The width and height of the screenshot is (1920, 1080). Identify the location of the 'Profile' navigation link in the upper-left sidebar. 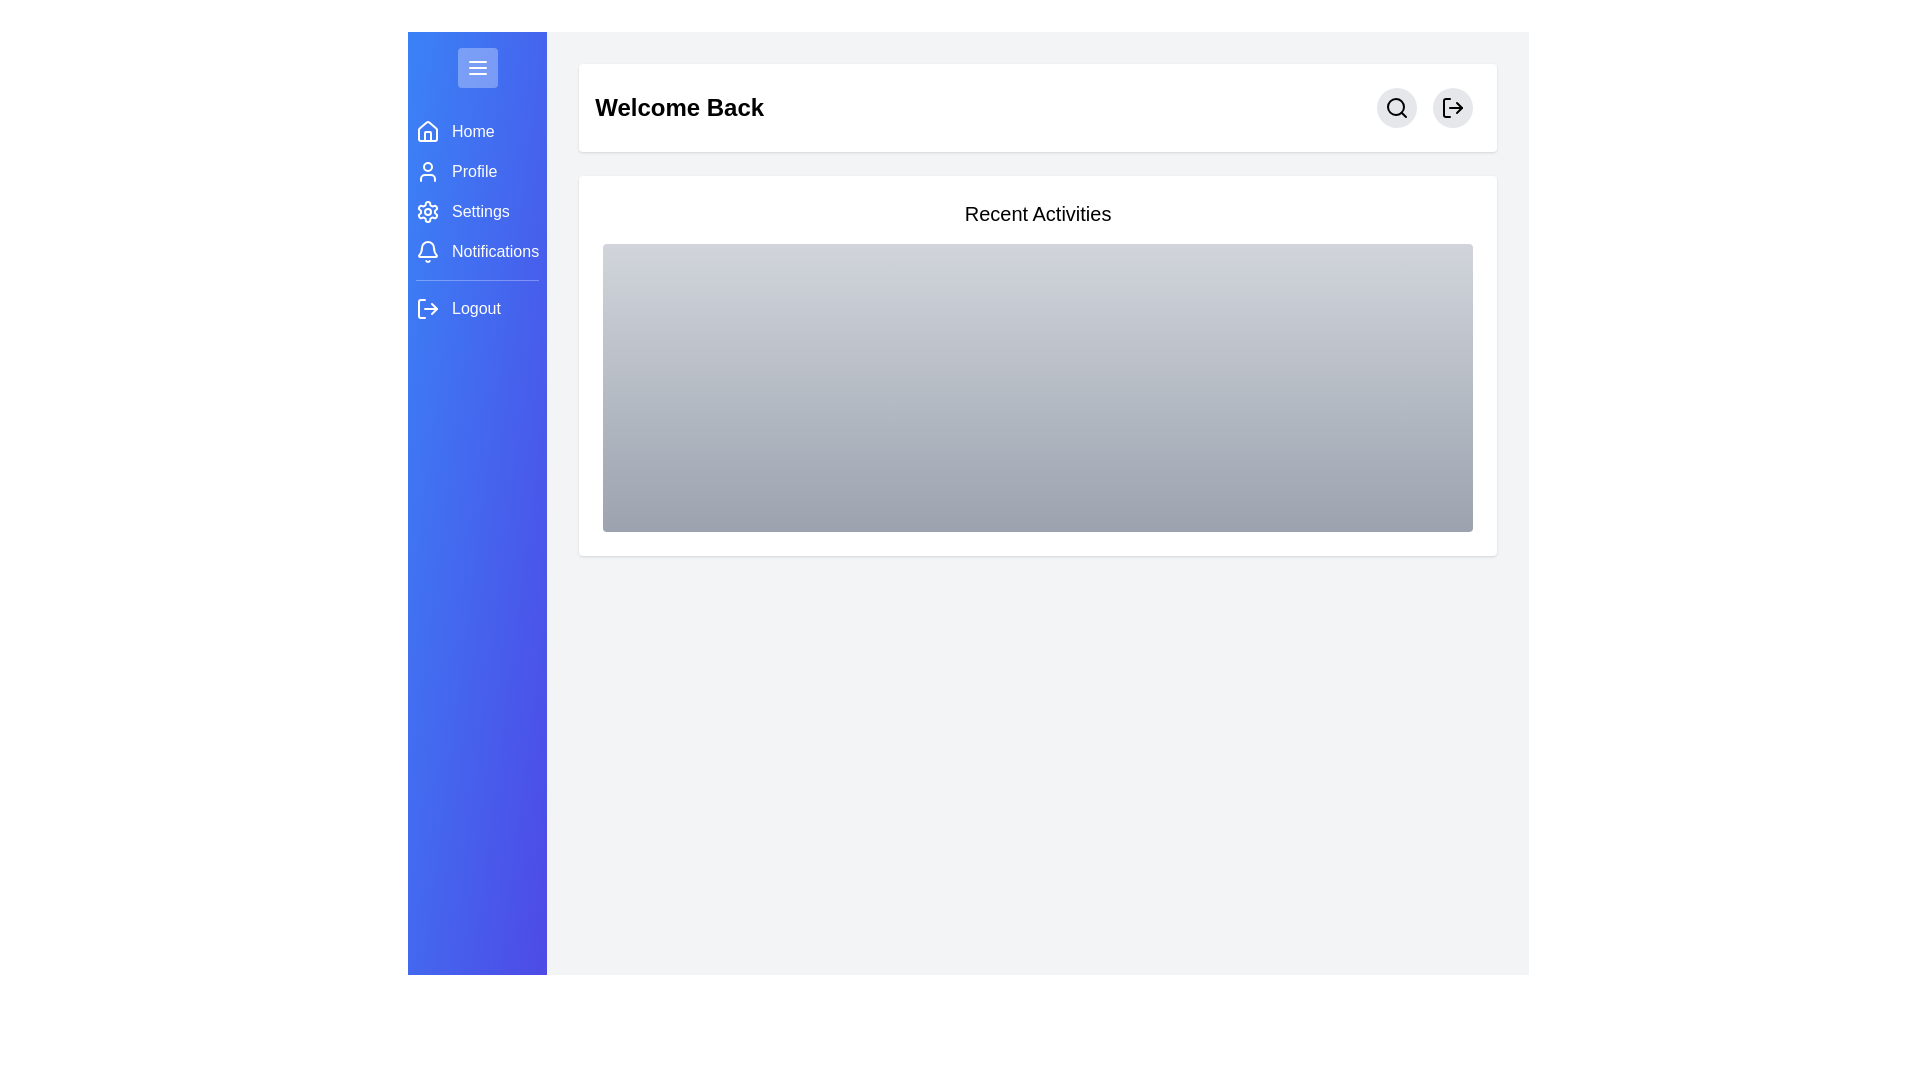
(476, 171).